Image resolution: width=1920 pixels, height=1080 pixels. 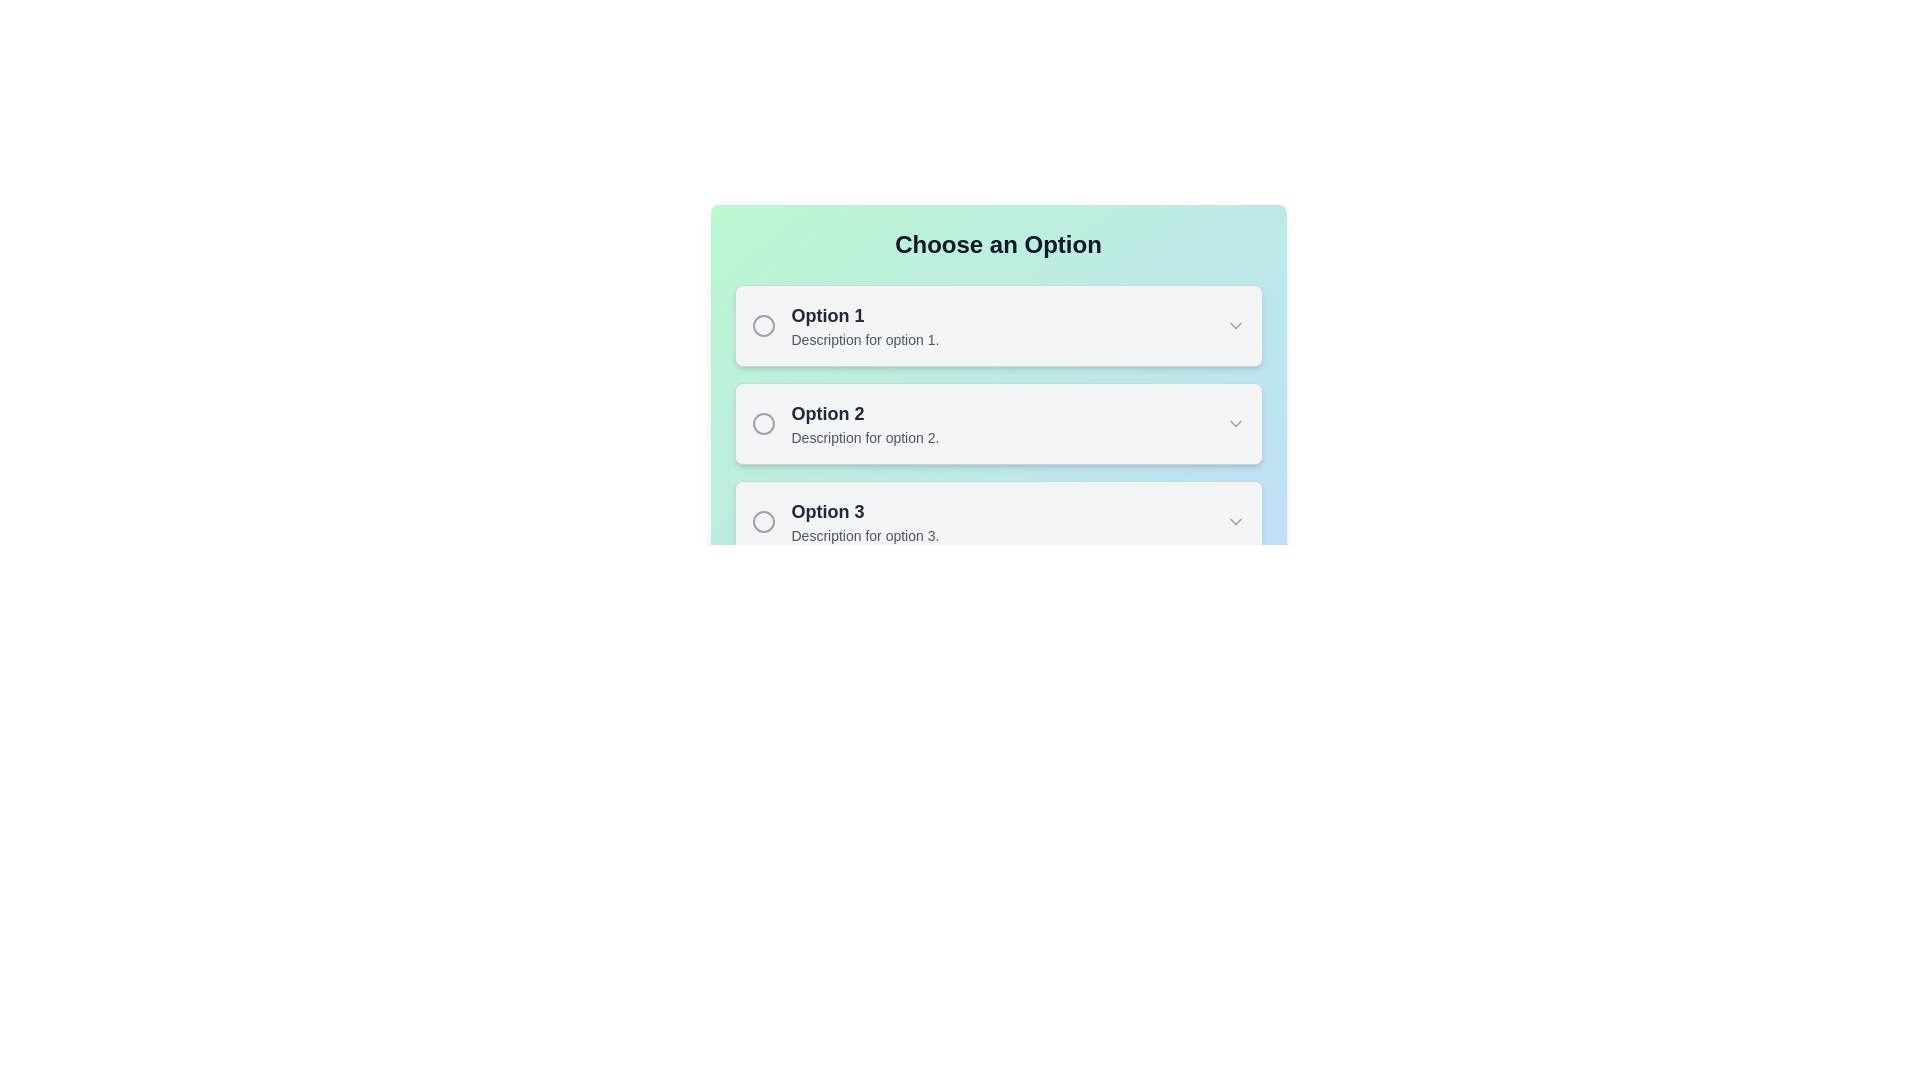 I want to click on the text block containing the bold title 'Option 2' and the subtext 'Description for option 2.' located in the center-left area of the second option card, so click(x=865, y=423).